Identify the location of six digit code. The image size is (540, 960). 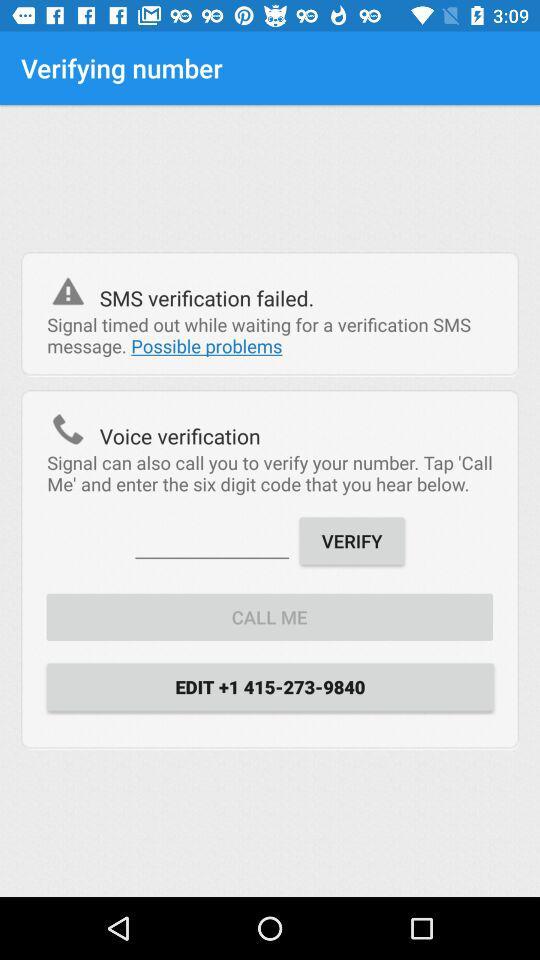
(211, 538).